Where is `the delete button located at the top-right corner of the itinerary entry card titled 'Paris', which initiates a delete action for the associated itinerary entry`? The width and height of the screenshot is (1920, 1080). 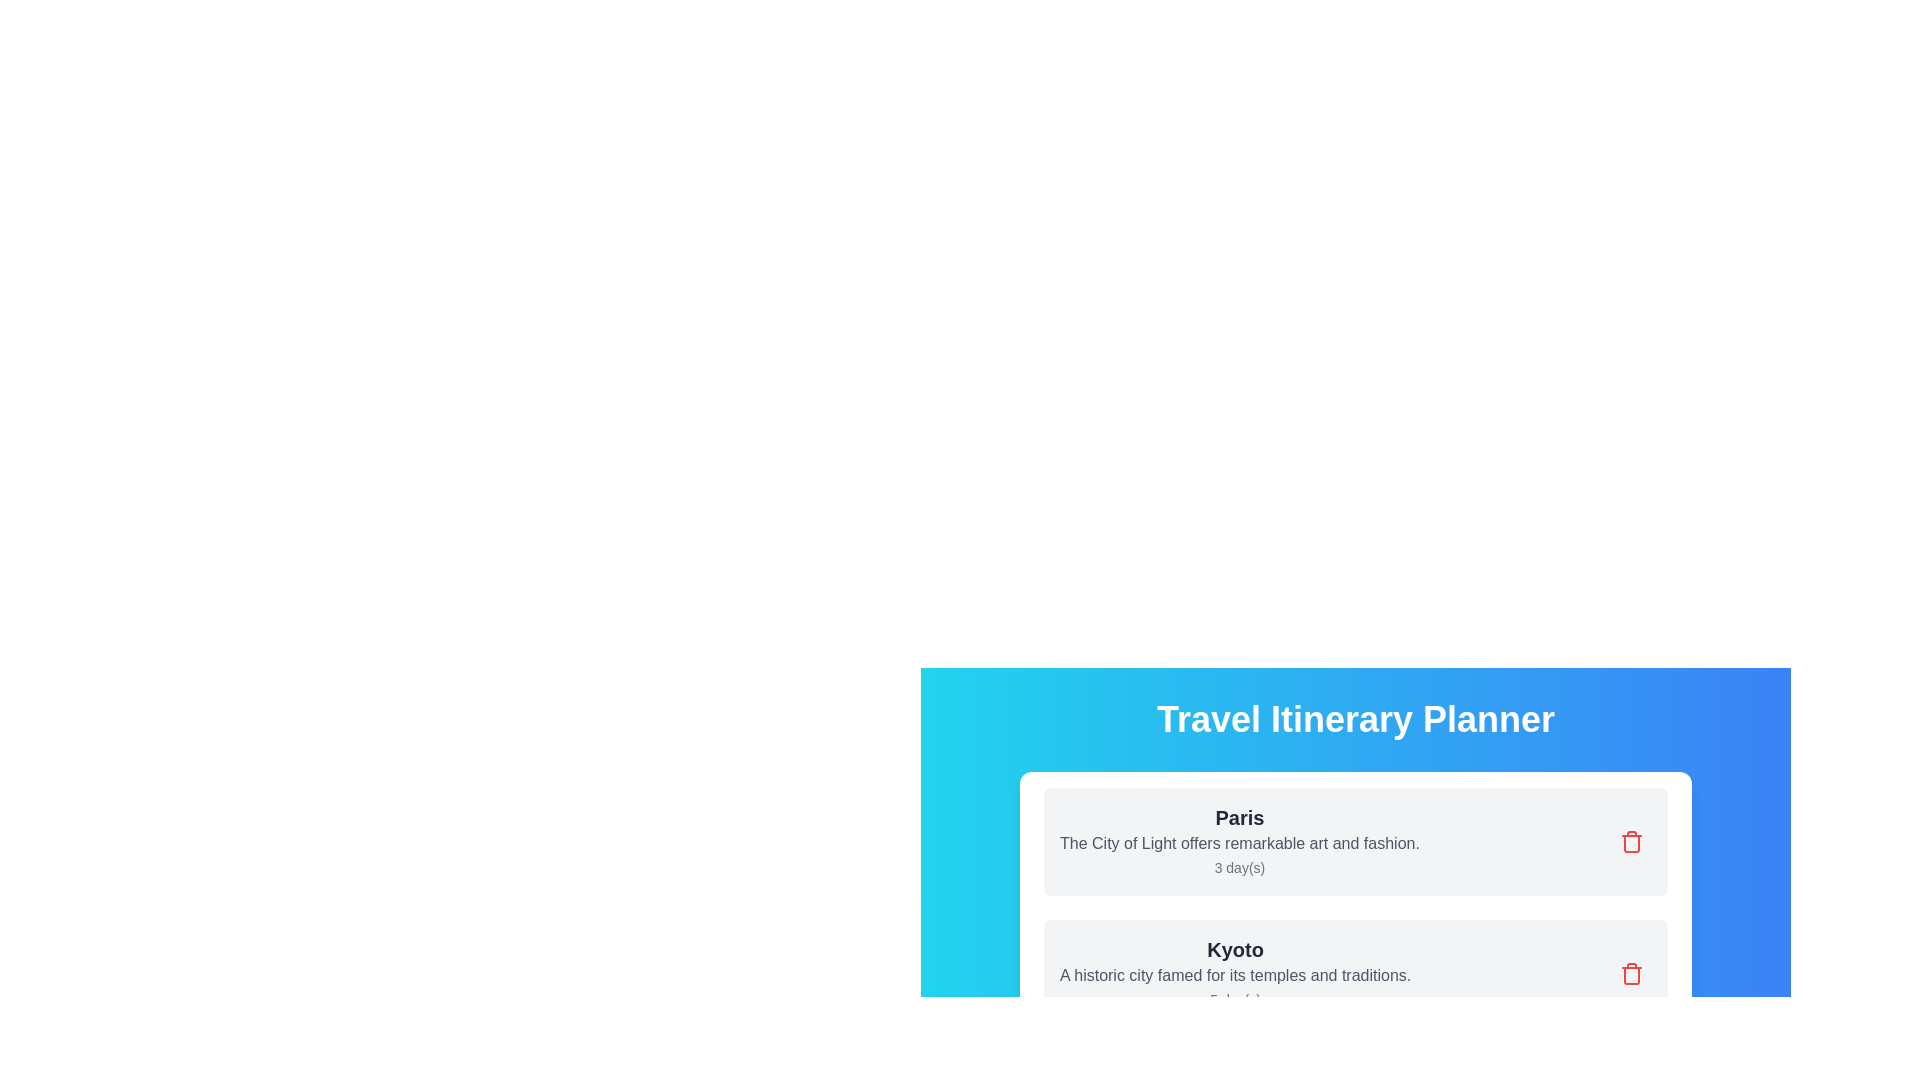 the delete button located at the top-right corner of the itinerary entry card titled 'Paris', which initiates a delete action for the associated itinerary entry is located at coordinates (1632, 841).